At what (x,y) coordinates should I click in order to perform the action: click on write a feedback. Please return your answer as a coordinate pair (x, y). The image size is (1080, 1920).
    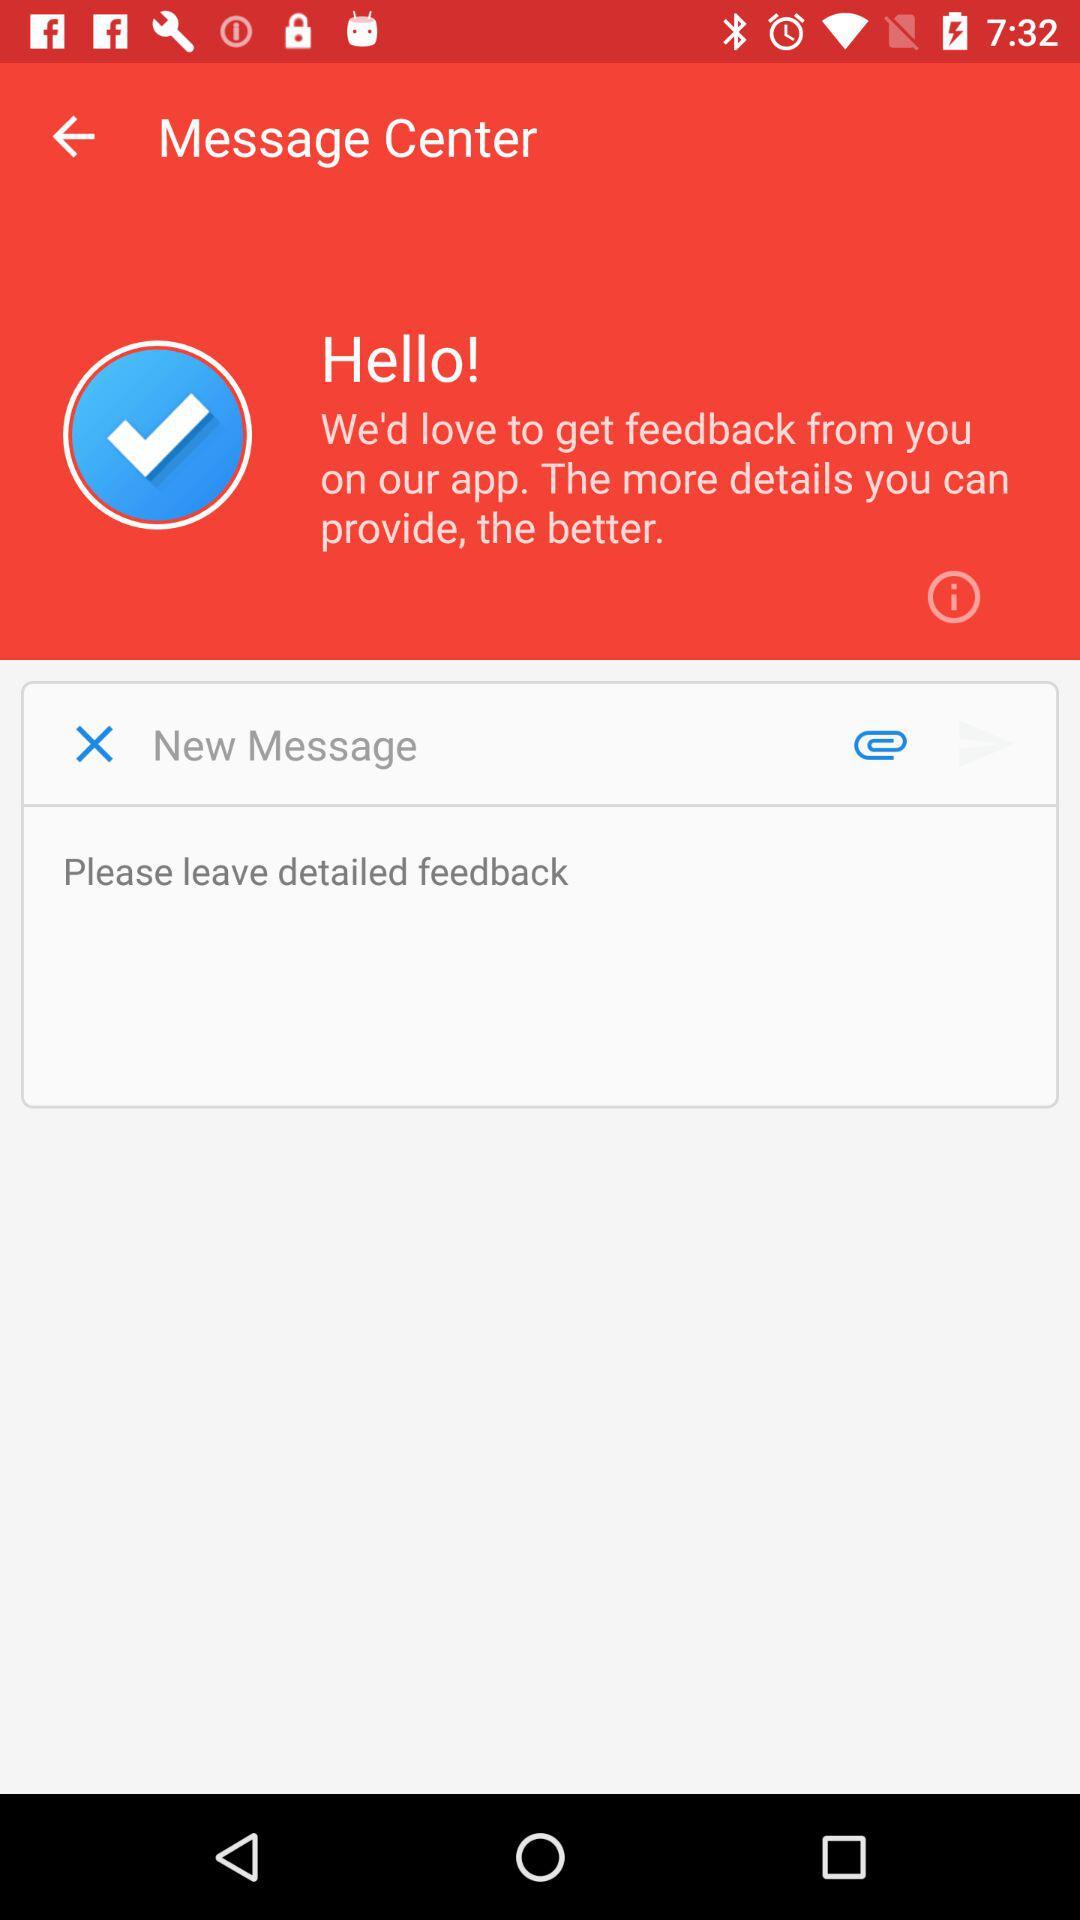
    Looking at the image, I should click on (550, 955).